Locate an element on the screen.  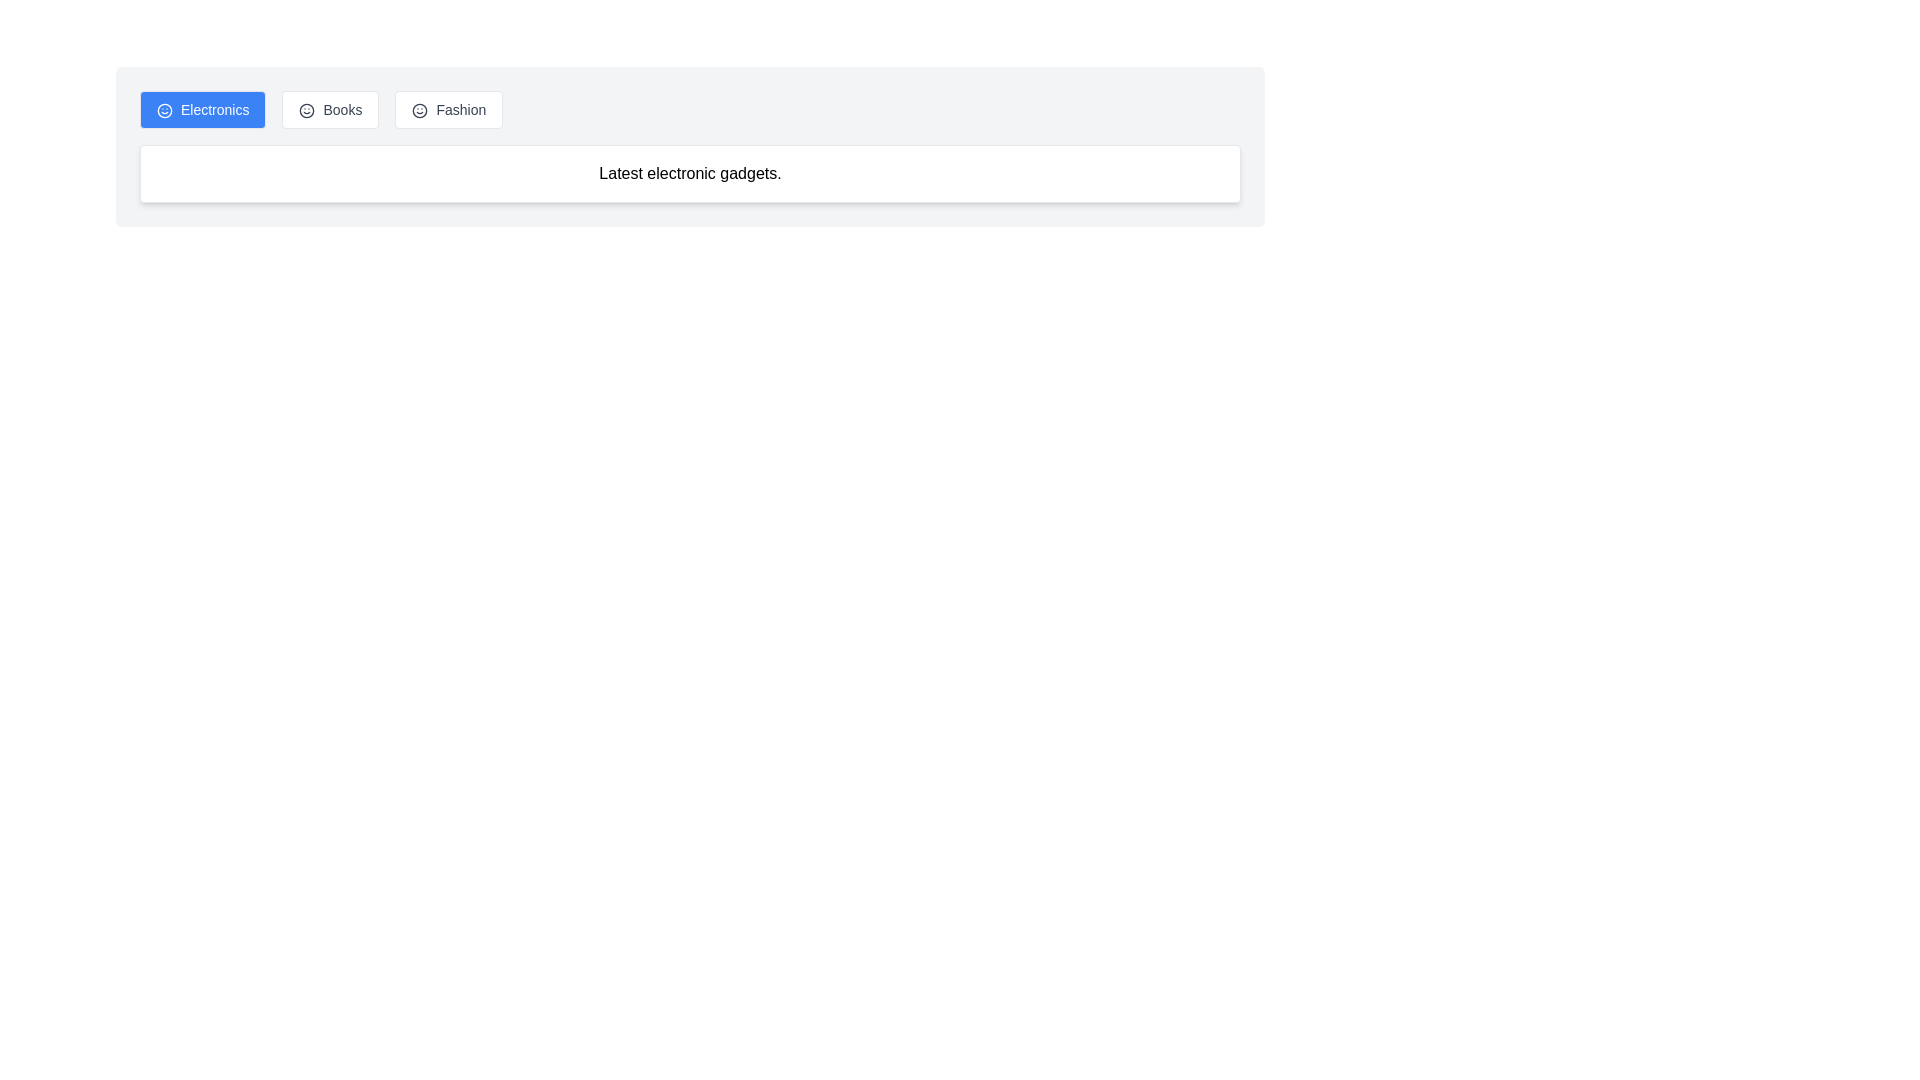
the text block providing introductory or summary information about the latest electronic gadgets, located below the interactive buttons labeled 'Electronics', 'Books', and 'Fashion' is located at coordinates (690, 172).